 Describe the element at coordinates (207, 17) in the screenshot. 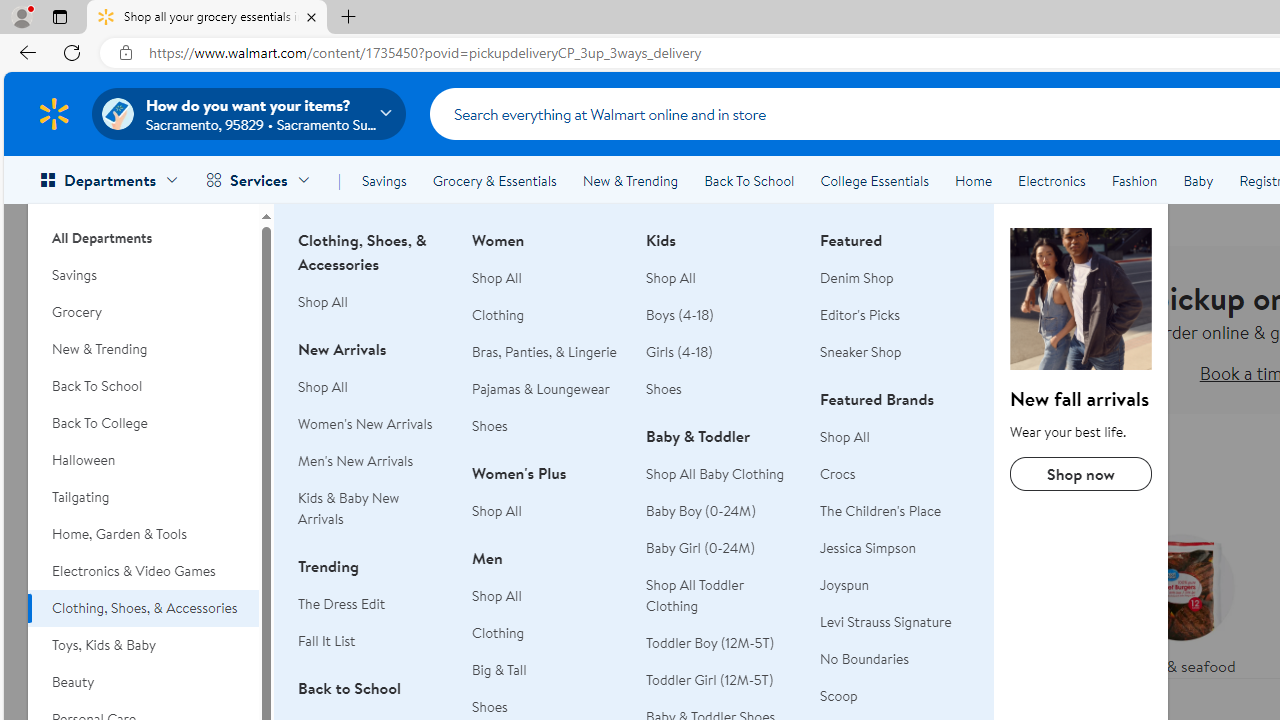

I see `'Shop all your grocery essentials in one place! - Walmart.com'` at that location.